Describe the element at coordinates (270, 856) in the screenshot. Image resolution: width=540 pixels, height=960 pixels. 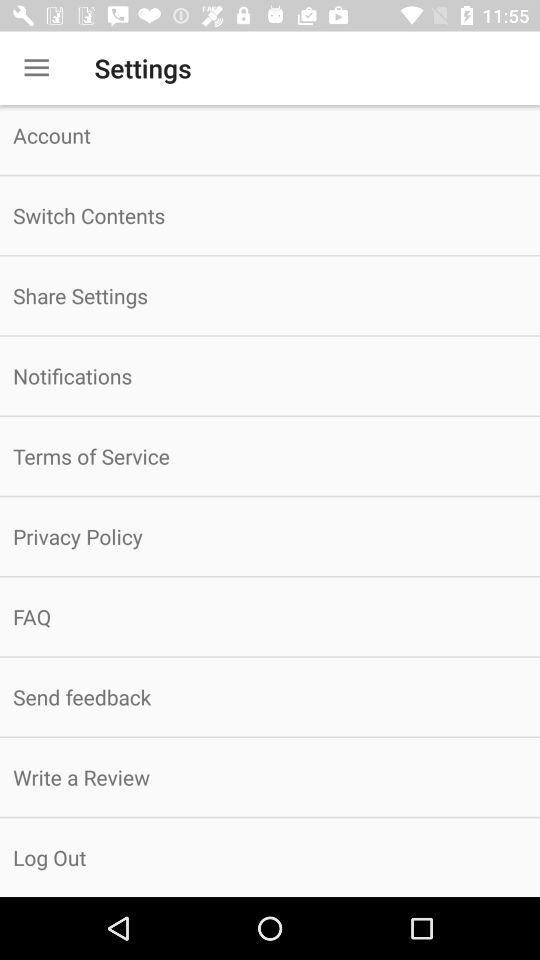
I see `the log out item` at that location.